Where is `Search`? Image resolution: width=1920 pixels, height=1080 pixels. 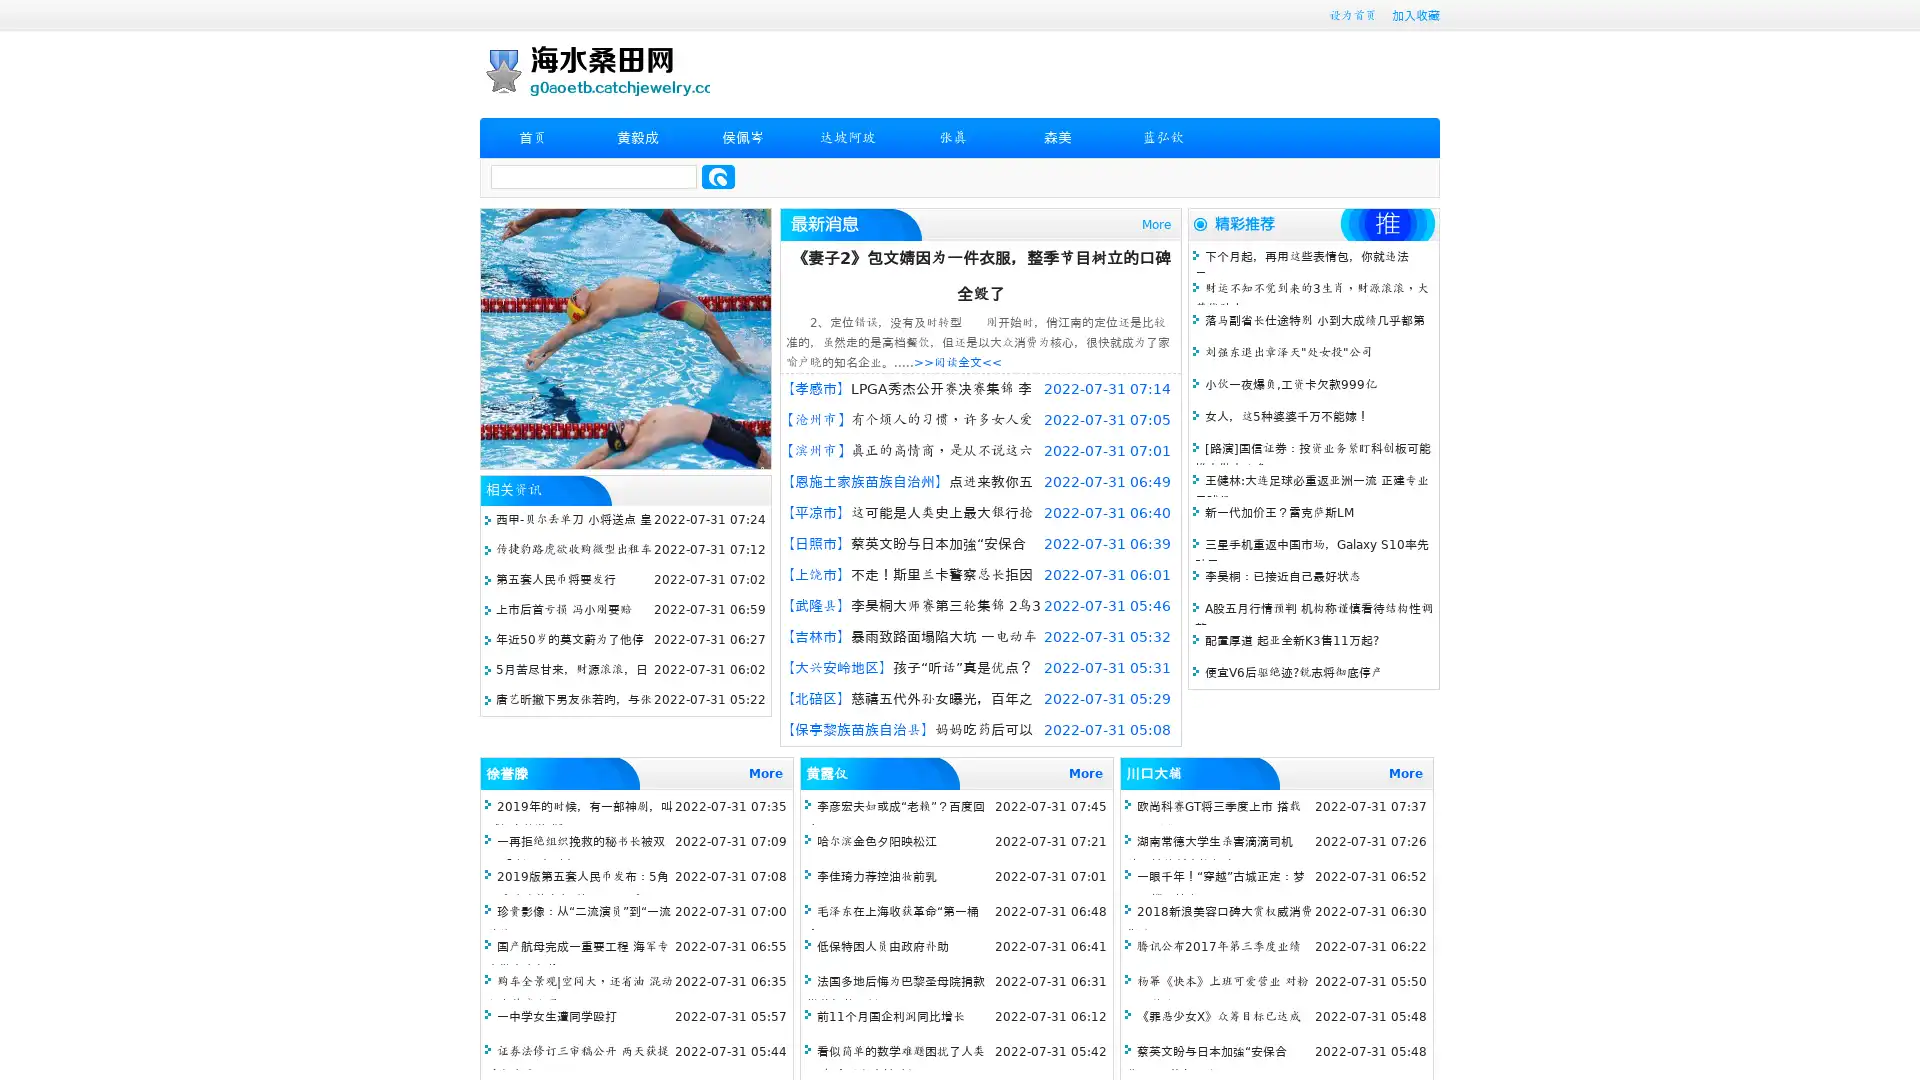 Search is located at coordinates (718, 176).